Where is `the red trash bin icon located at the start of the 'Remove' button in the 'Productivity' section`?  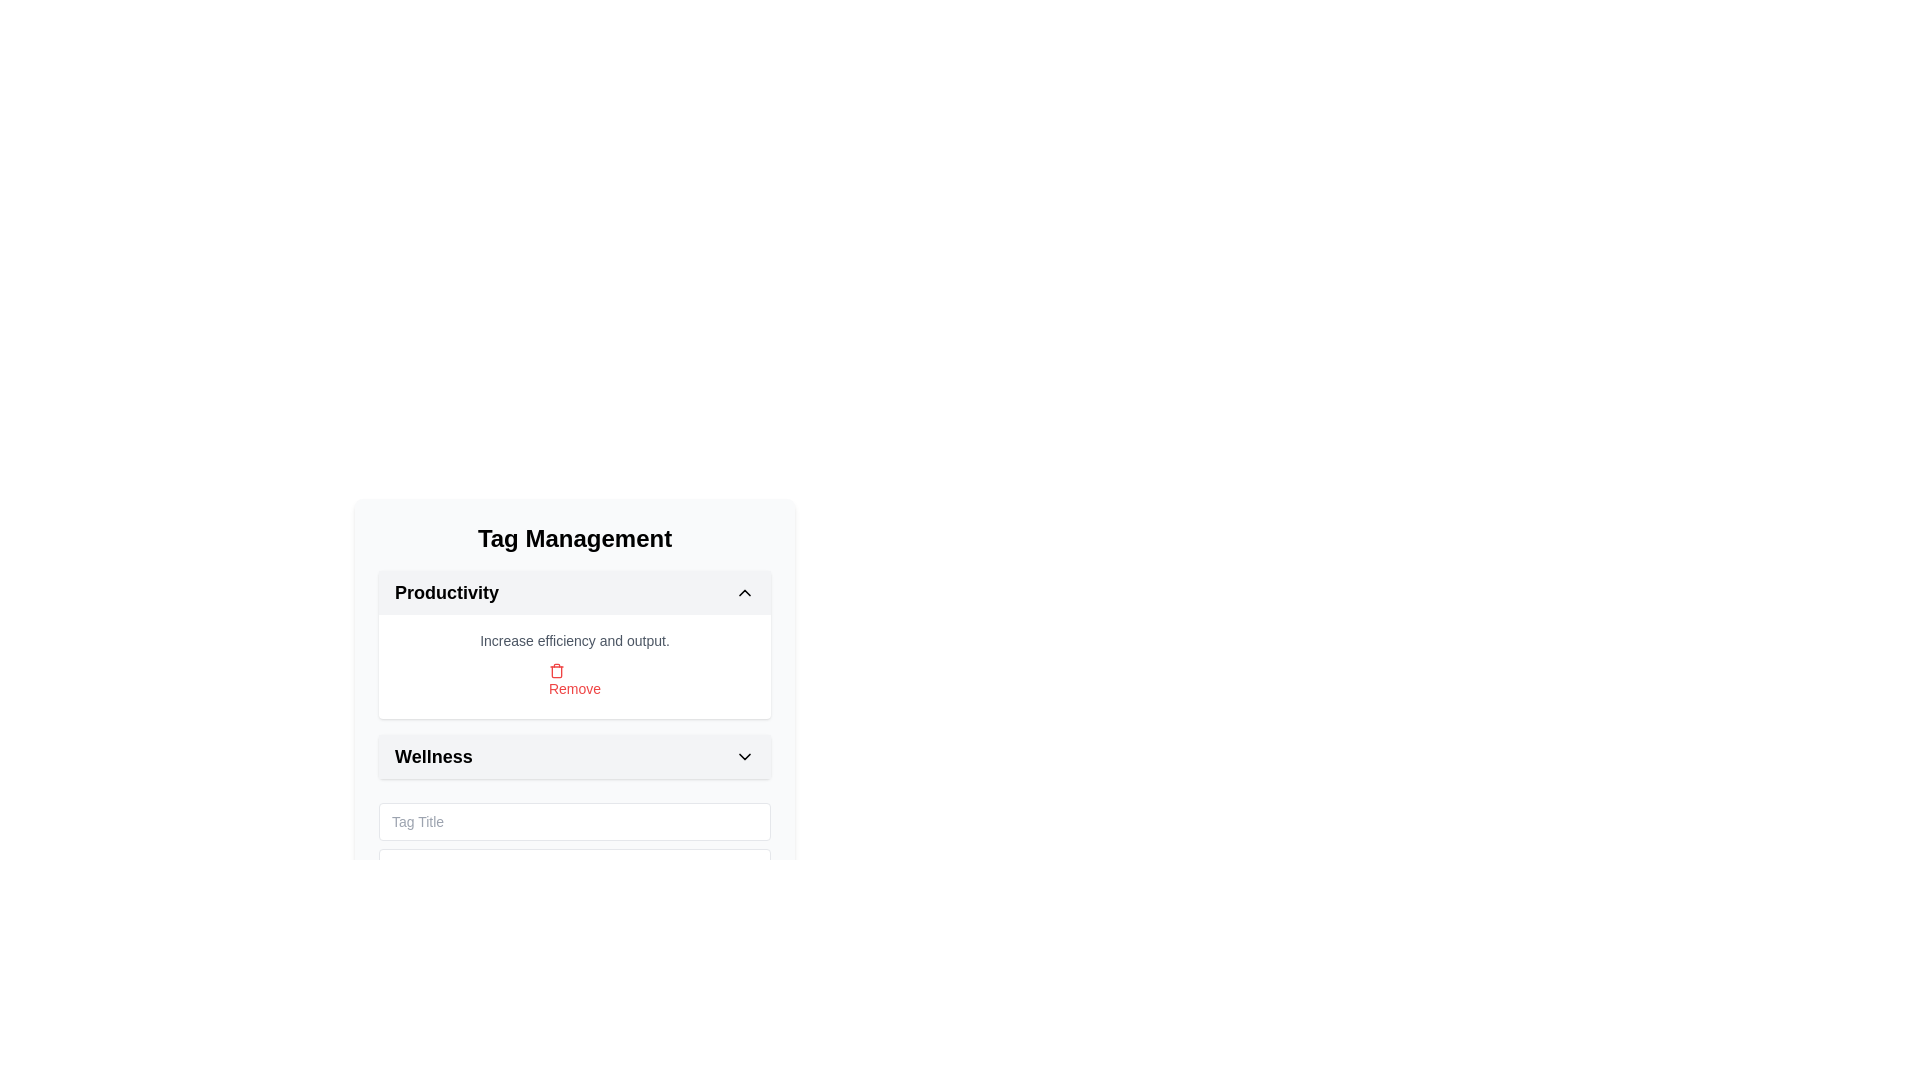
the red trash bin icon located at the start of the 'Remove' button in the 'Productivity' section is located at coordinates (556, 671).